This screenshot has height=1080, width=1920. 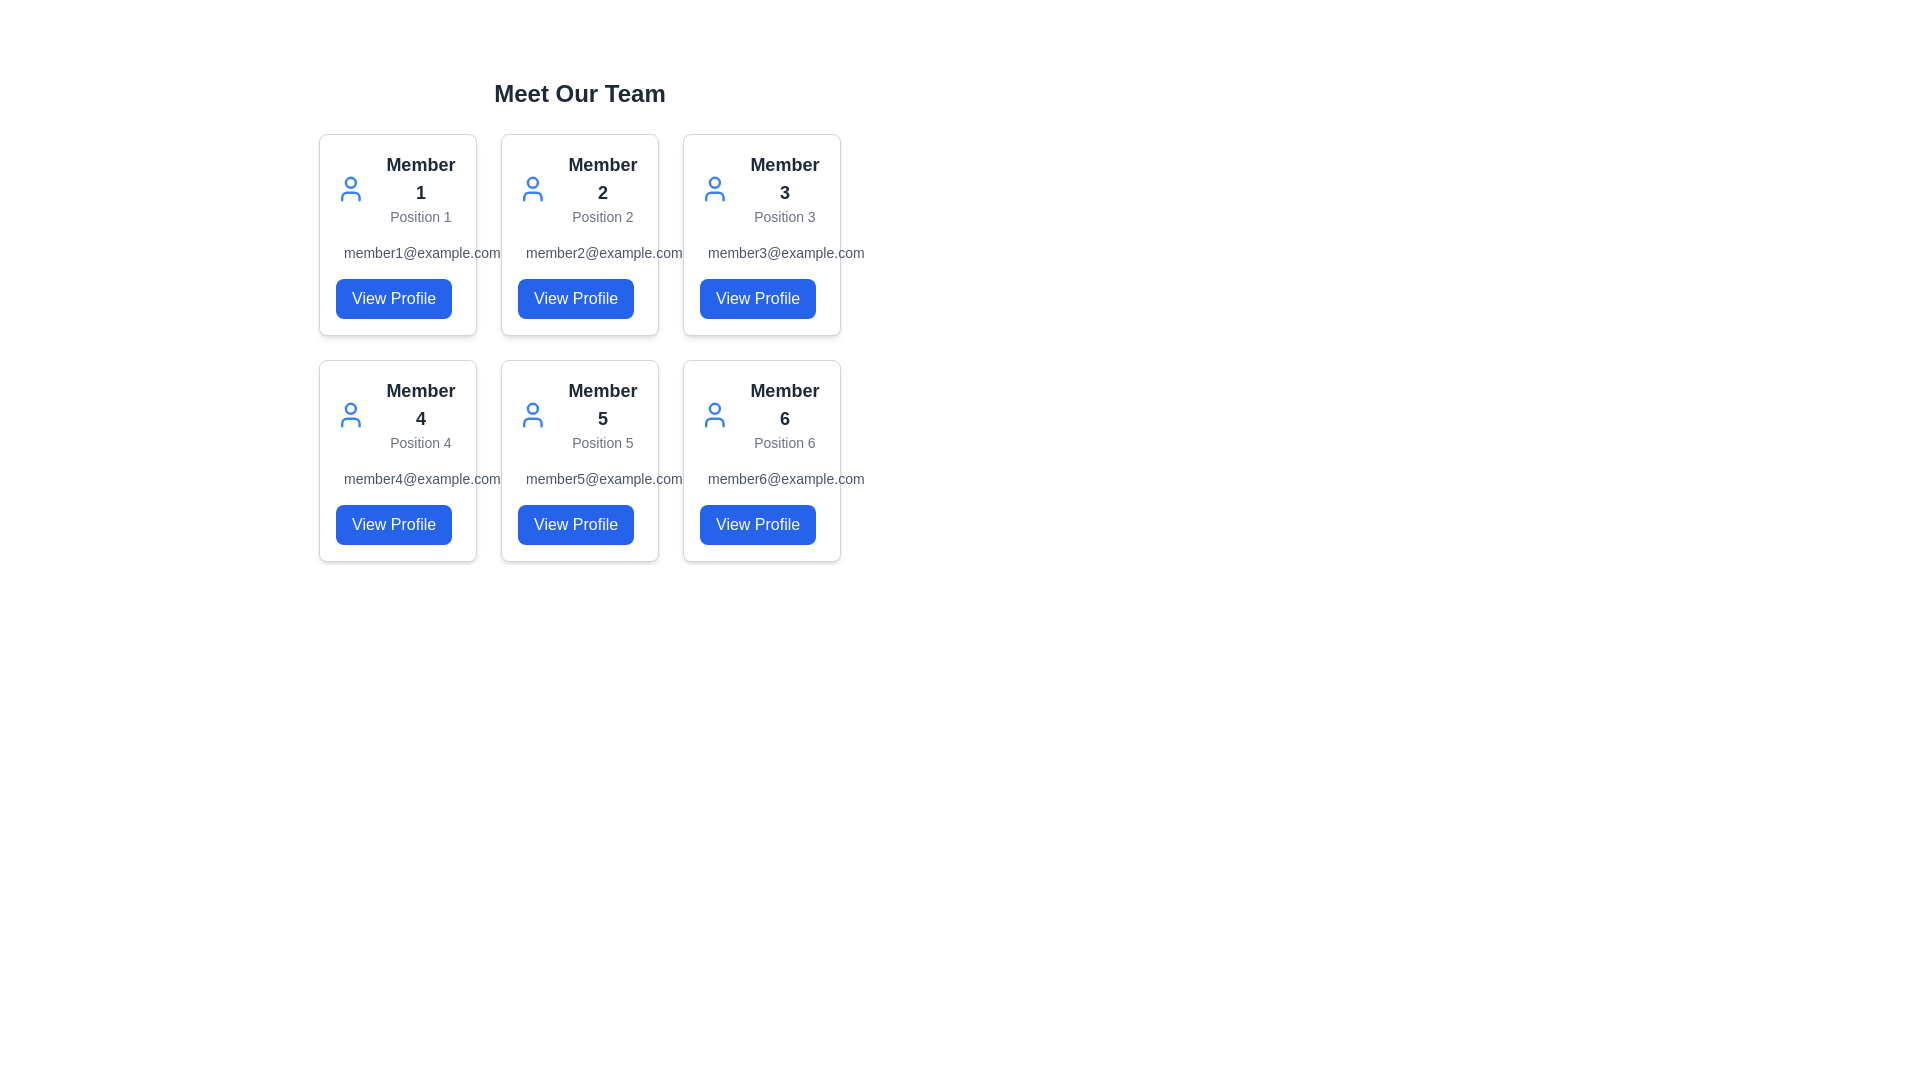 I want to click on the Static Text Label displaying 'Position 5' located in the second row, middle column of the card grid, so click(x=601, y=442).